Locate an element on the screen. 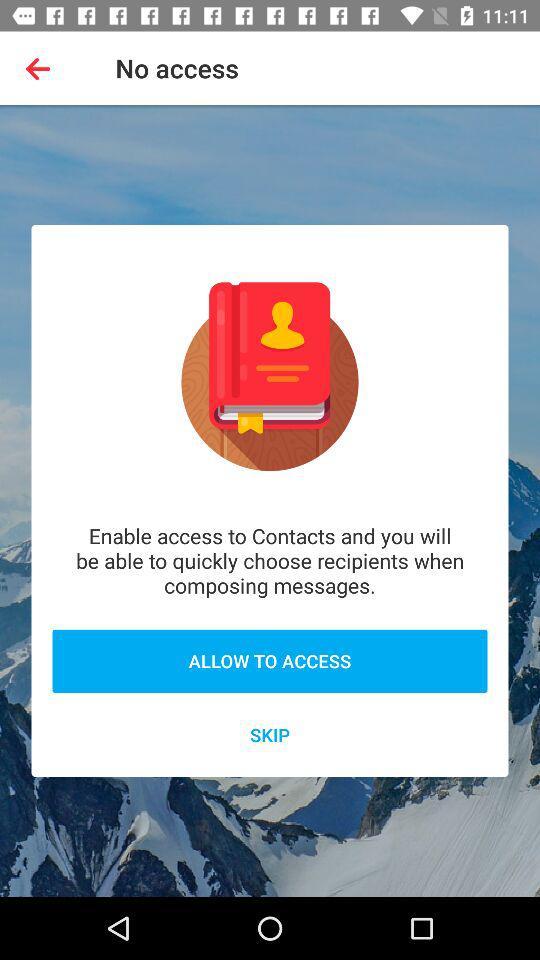 The width and height of the screenshot is (540, 960). app next to the no access item is located at coordinates (42, 68).